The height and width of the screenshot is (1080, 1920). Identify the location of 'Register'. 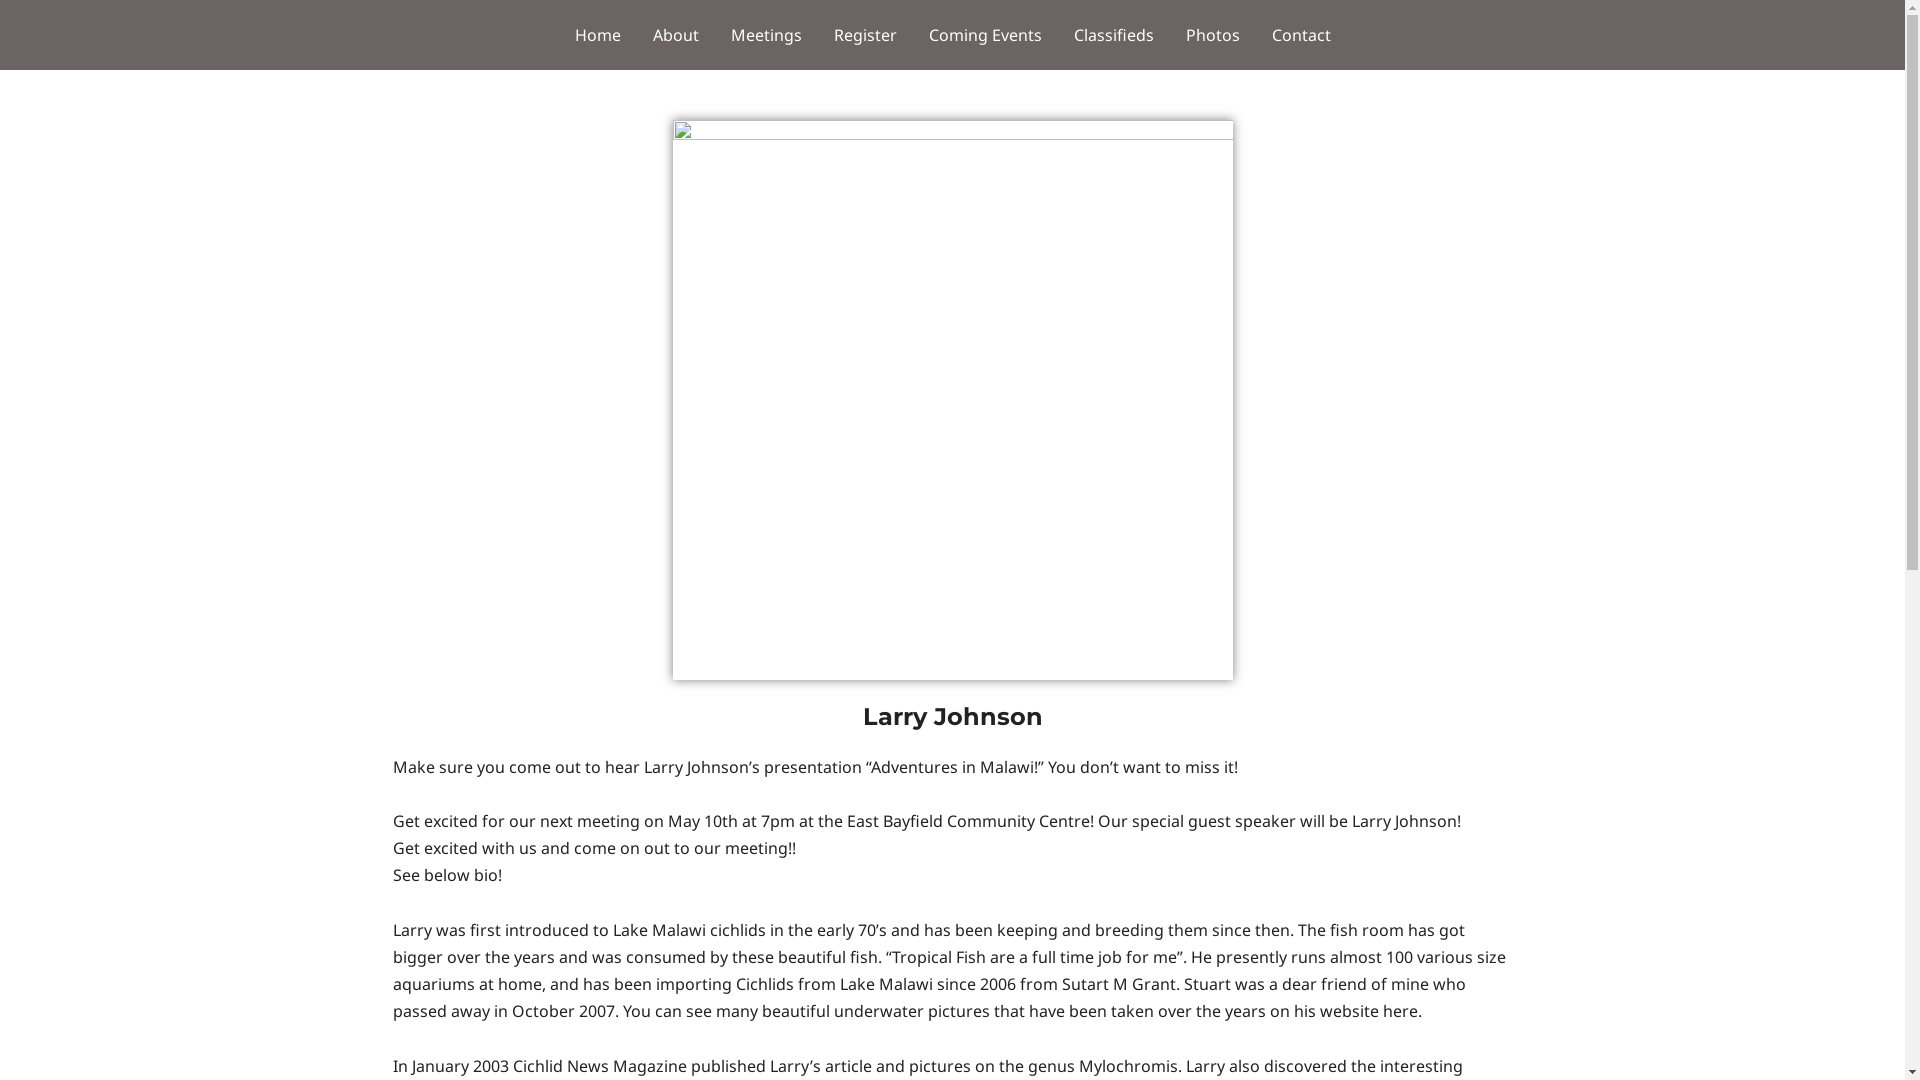
(865, 34).